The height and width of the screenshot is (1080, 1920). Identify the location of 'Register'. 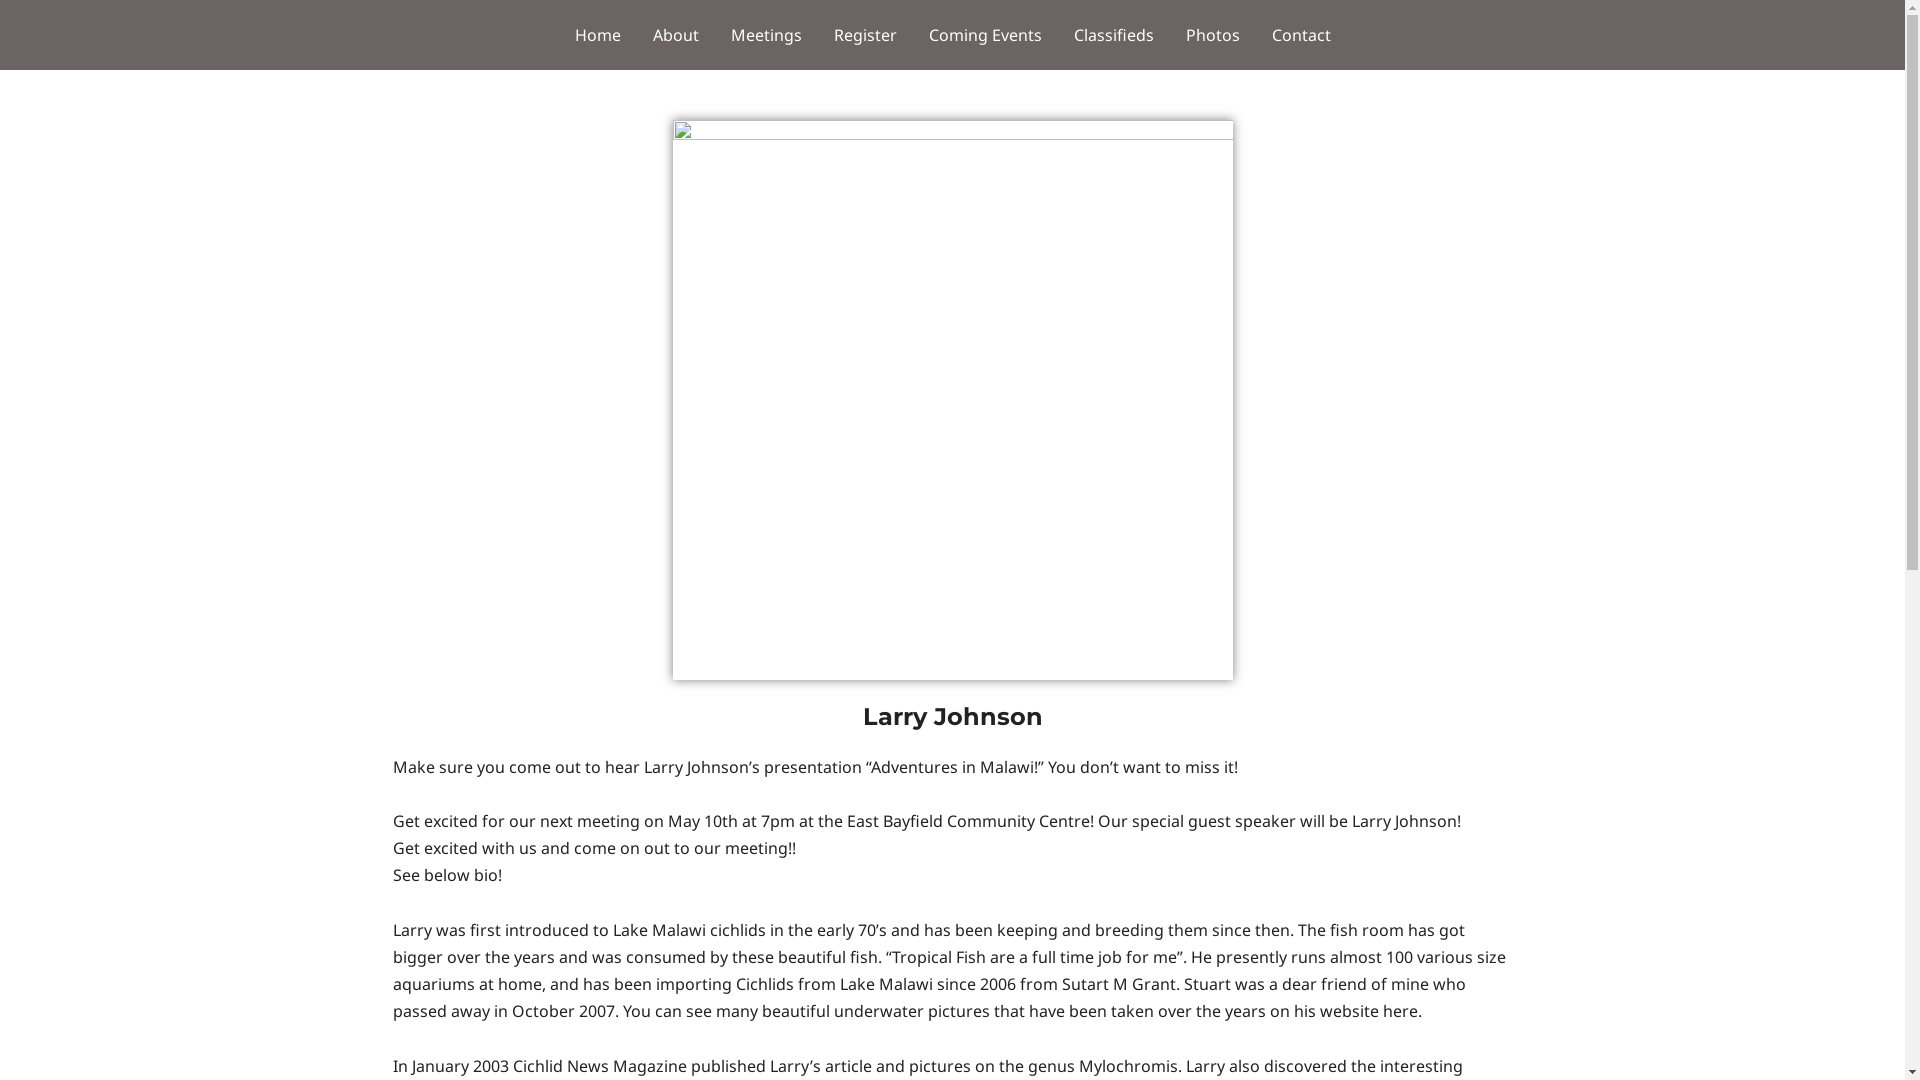
(865, 34).